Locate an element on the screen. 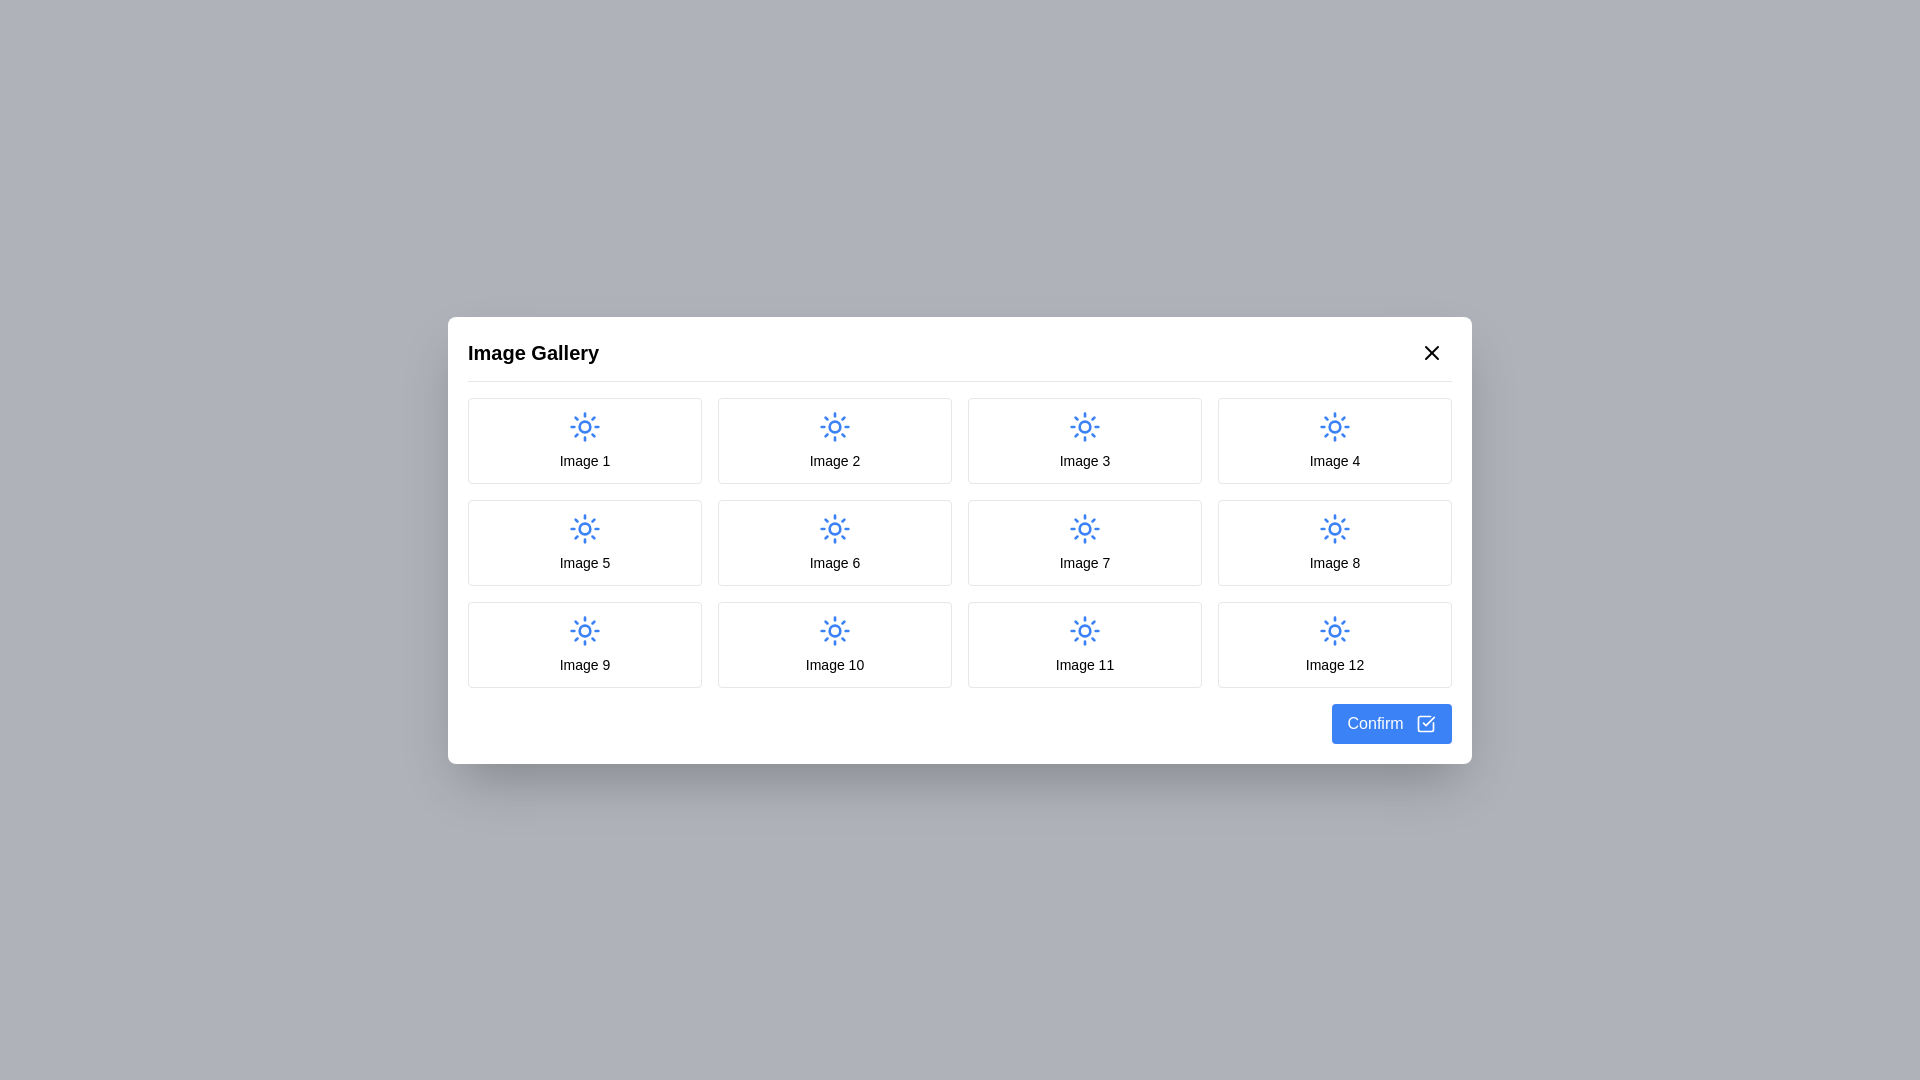 The width and height of the screenshot is (1920, 1080). close button located in the top-right corner of the dialog is located at coordinates (1430, 351).